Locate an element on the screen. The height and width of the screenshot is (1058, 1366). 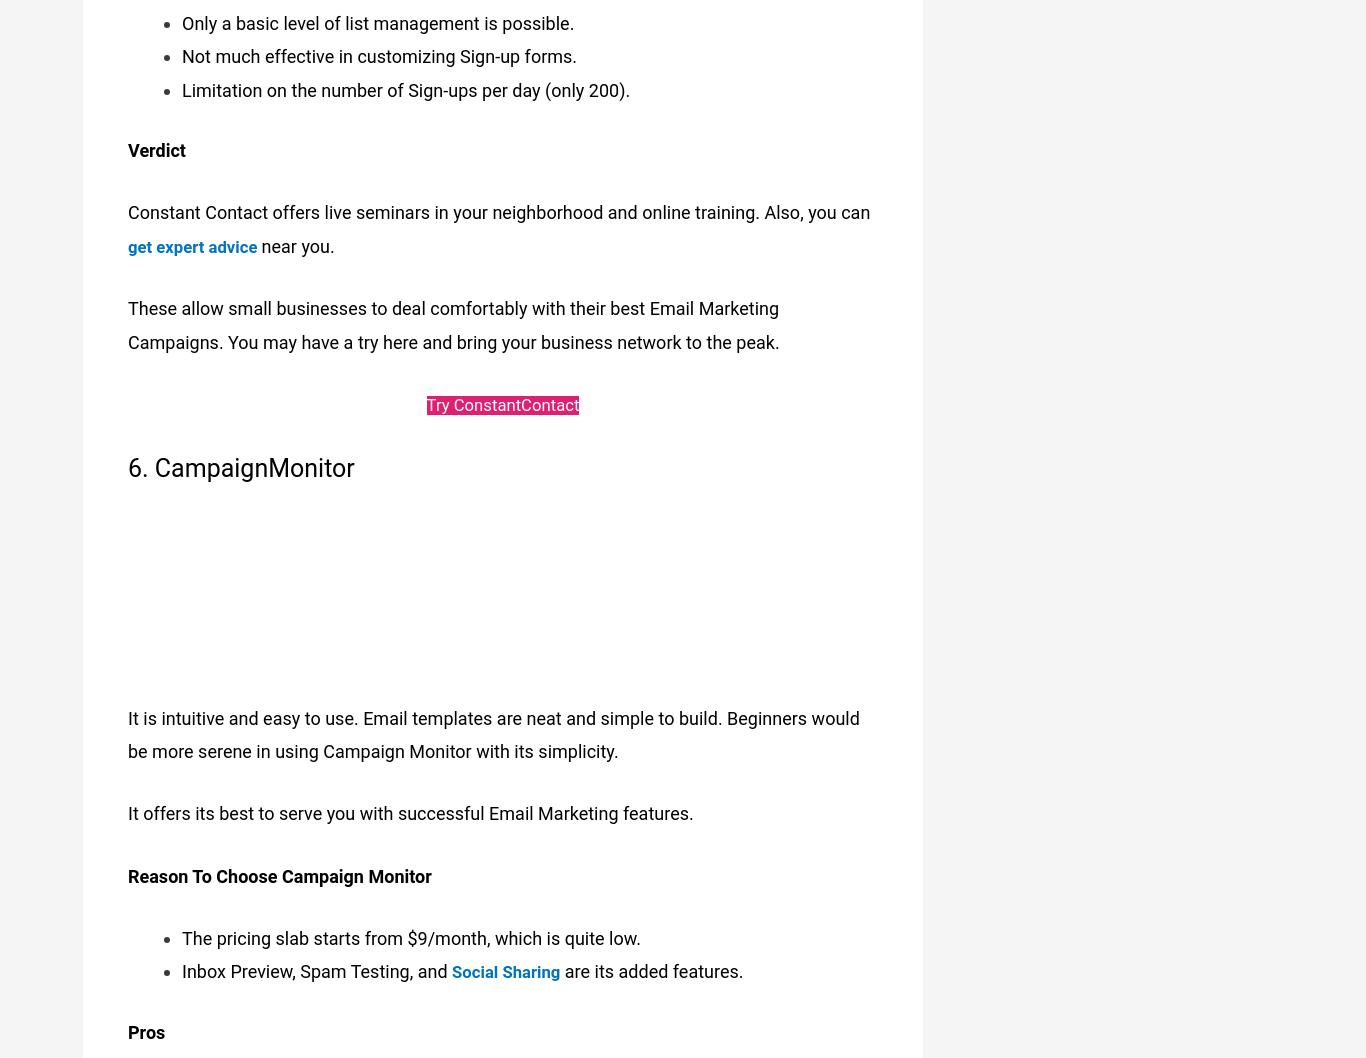
'Only a basic level of list management is possible.' is located at coordinates (180, 13).